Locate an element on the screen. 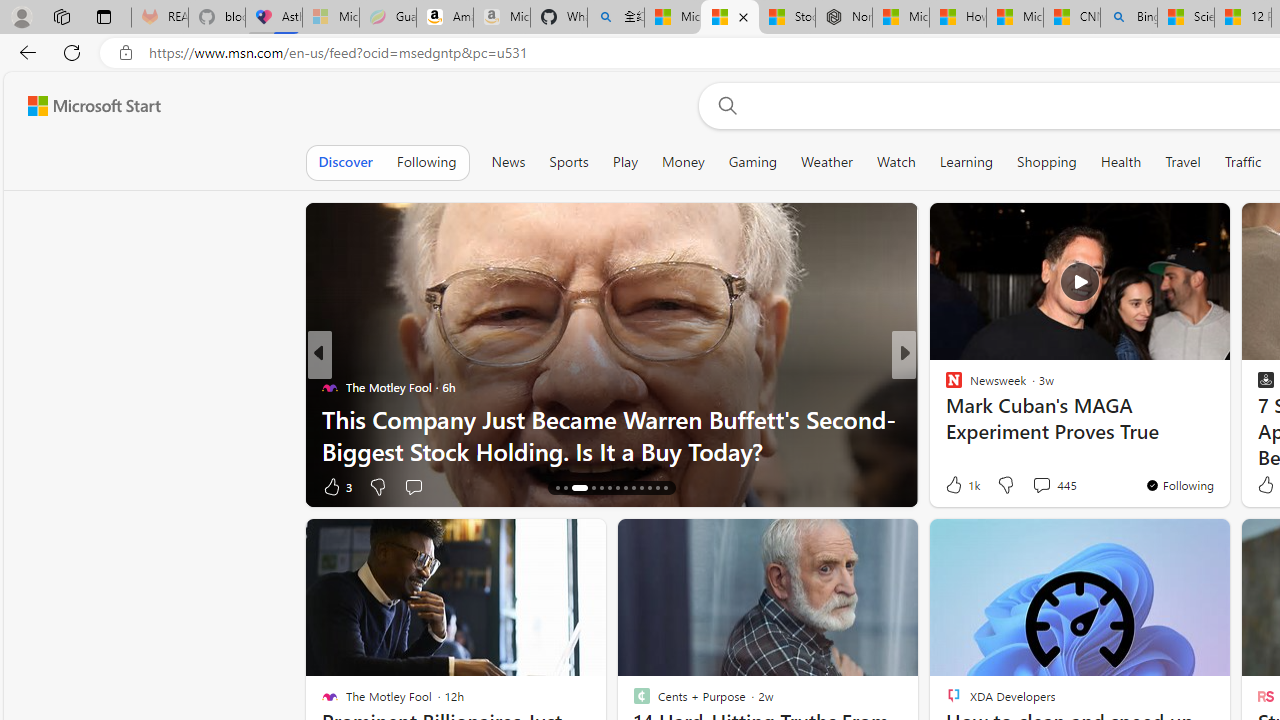  '40 Like' is located at coordinates (955, 486).